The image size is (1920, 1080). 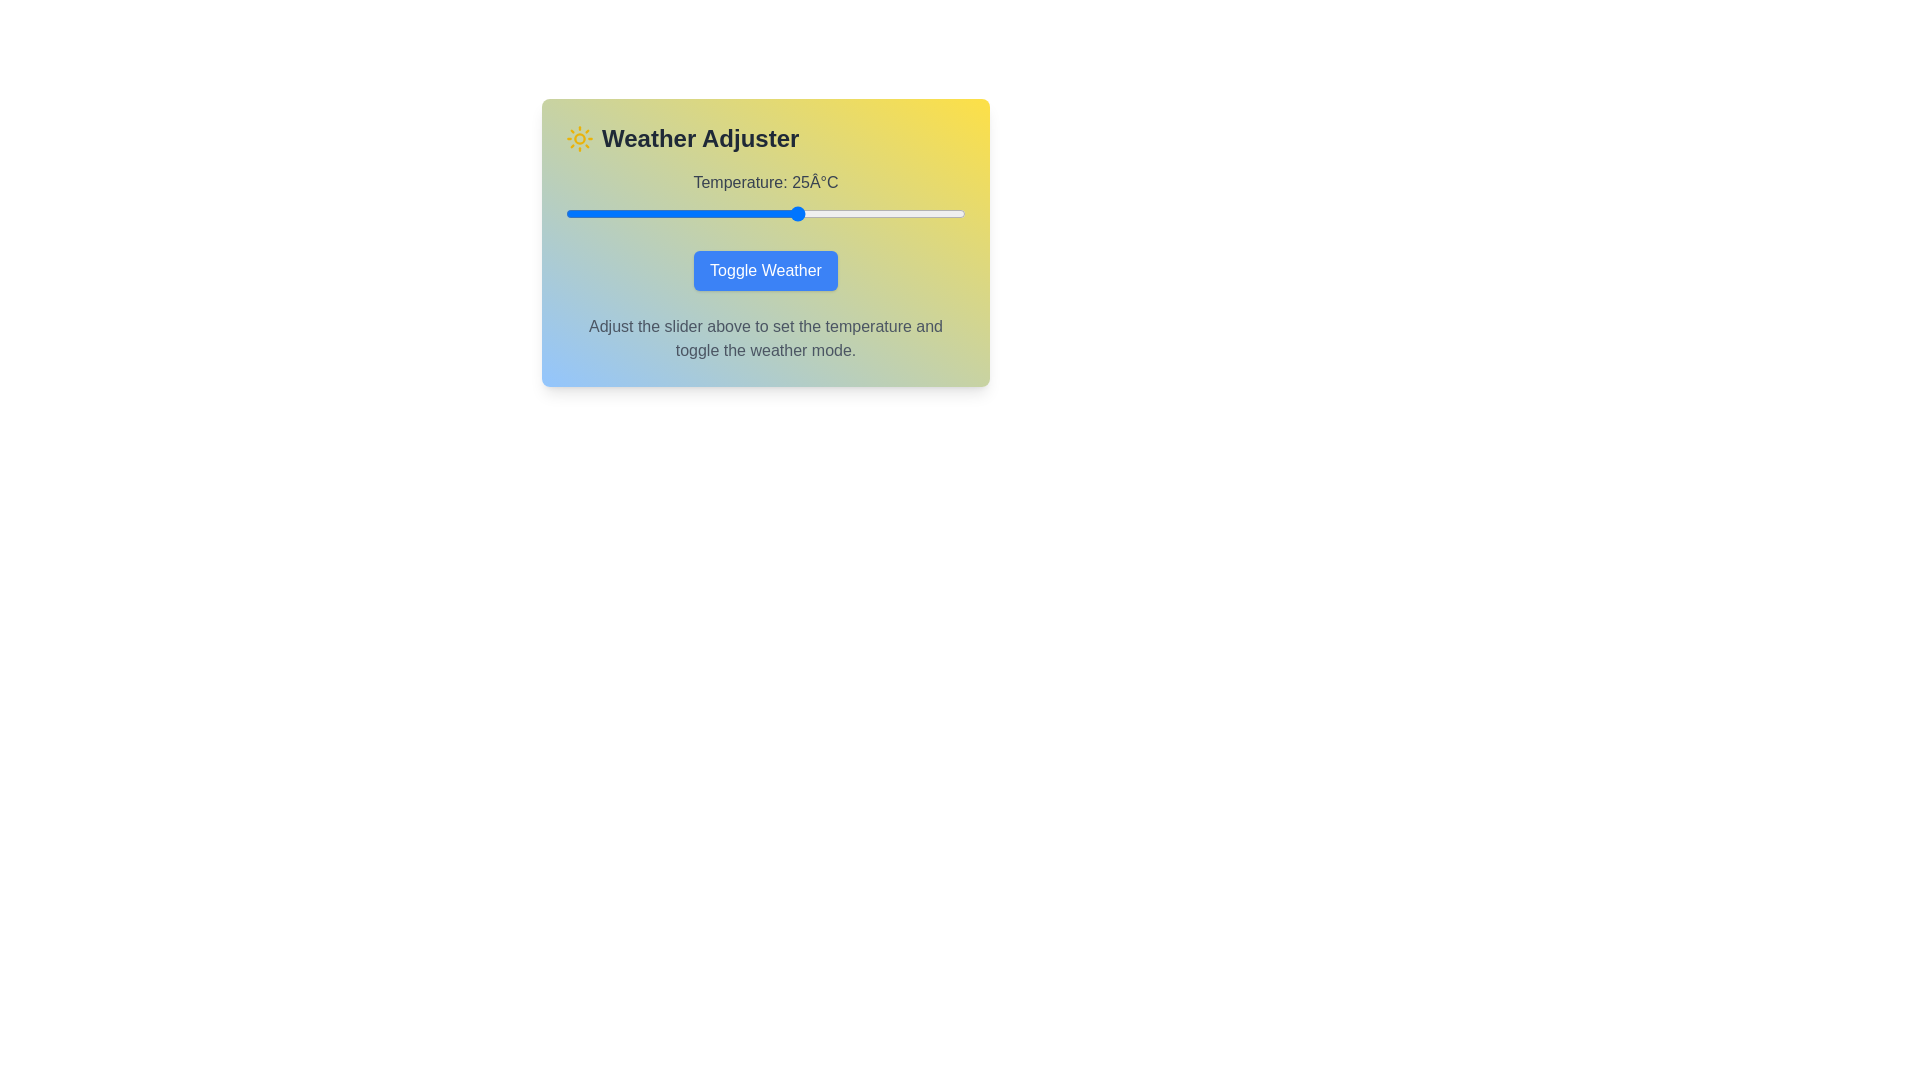 What do you see at coordinates (865, 213) in the screenshot?
I see `the temperature slider to set the temperature to 35°C` at bounding box center [865, 213].